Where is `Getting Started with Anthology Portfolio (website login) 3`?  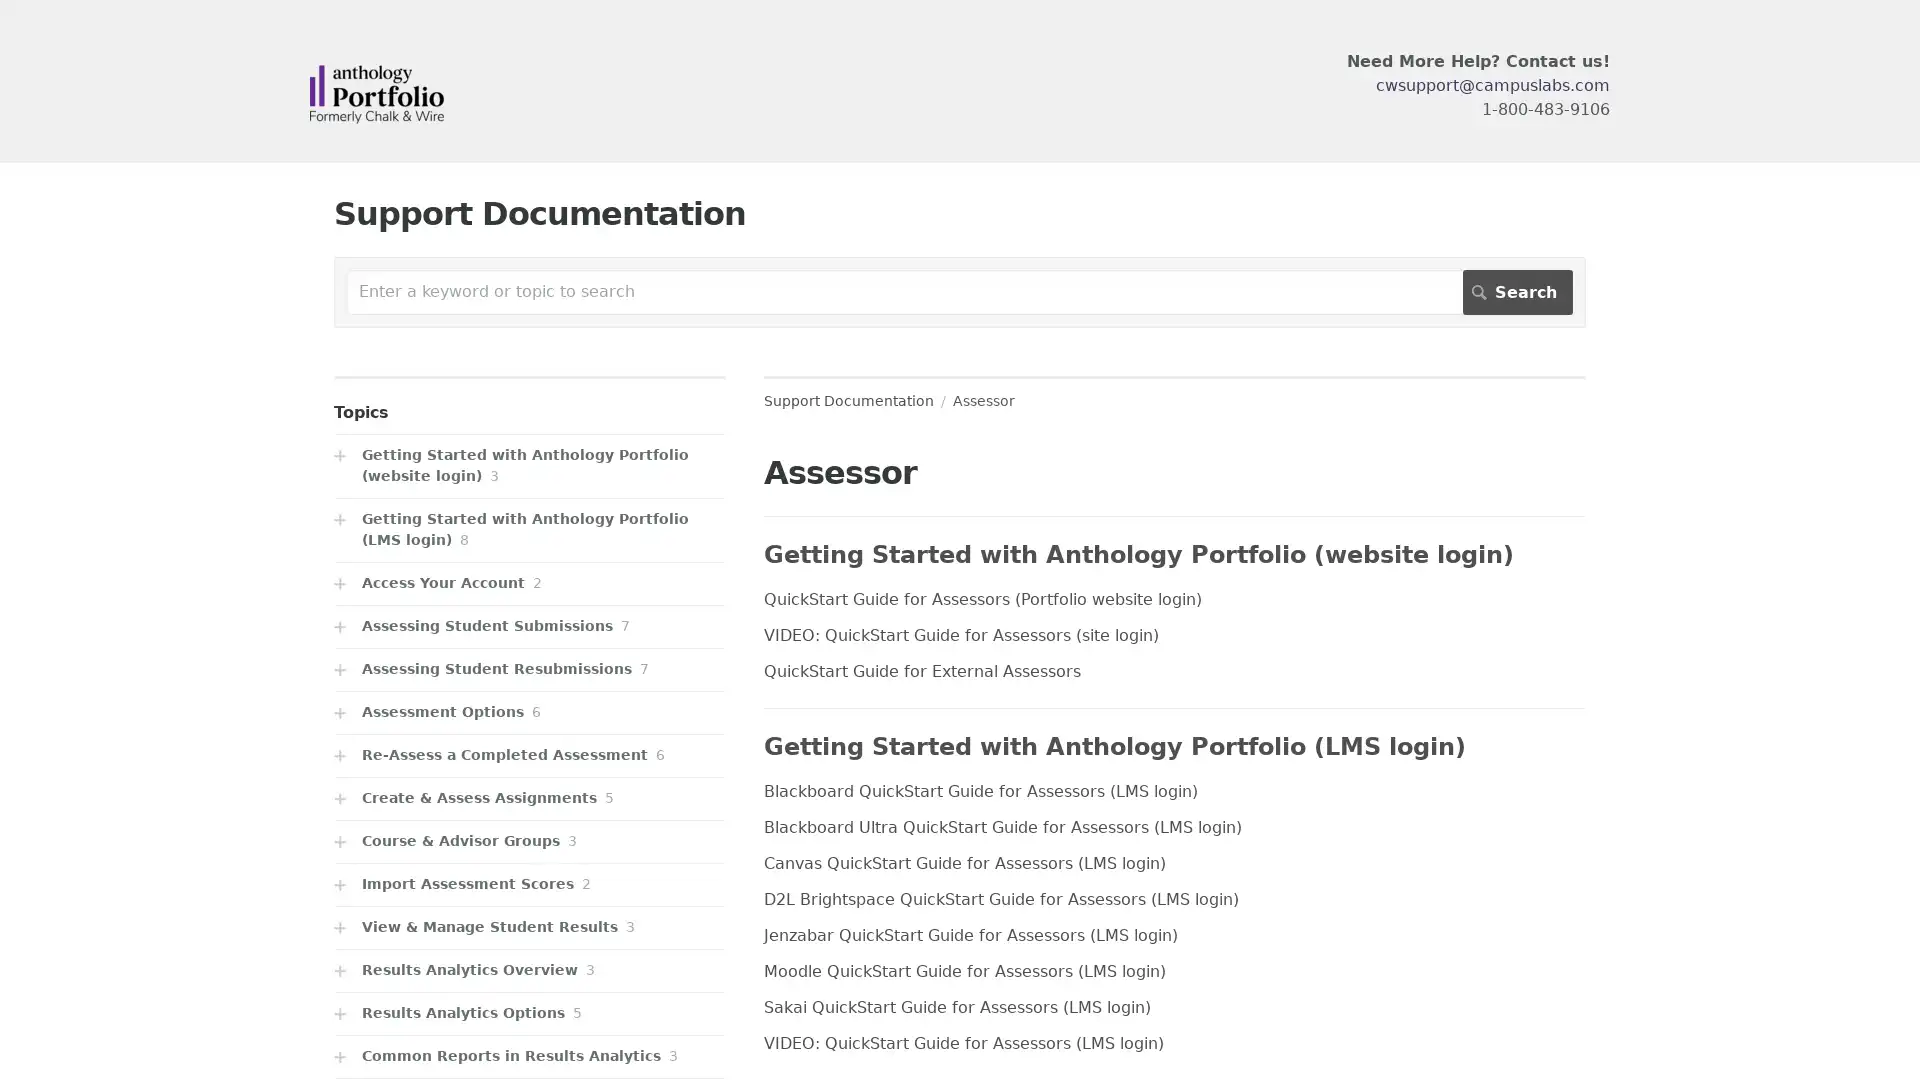 Getting Started with Anthology Portfolio (website login) 3 is located at coordinates (529, 466).